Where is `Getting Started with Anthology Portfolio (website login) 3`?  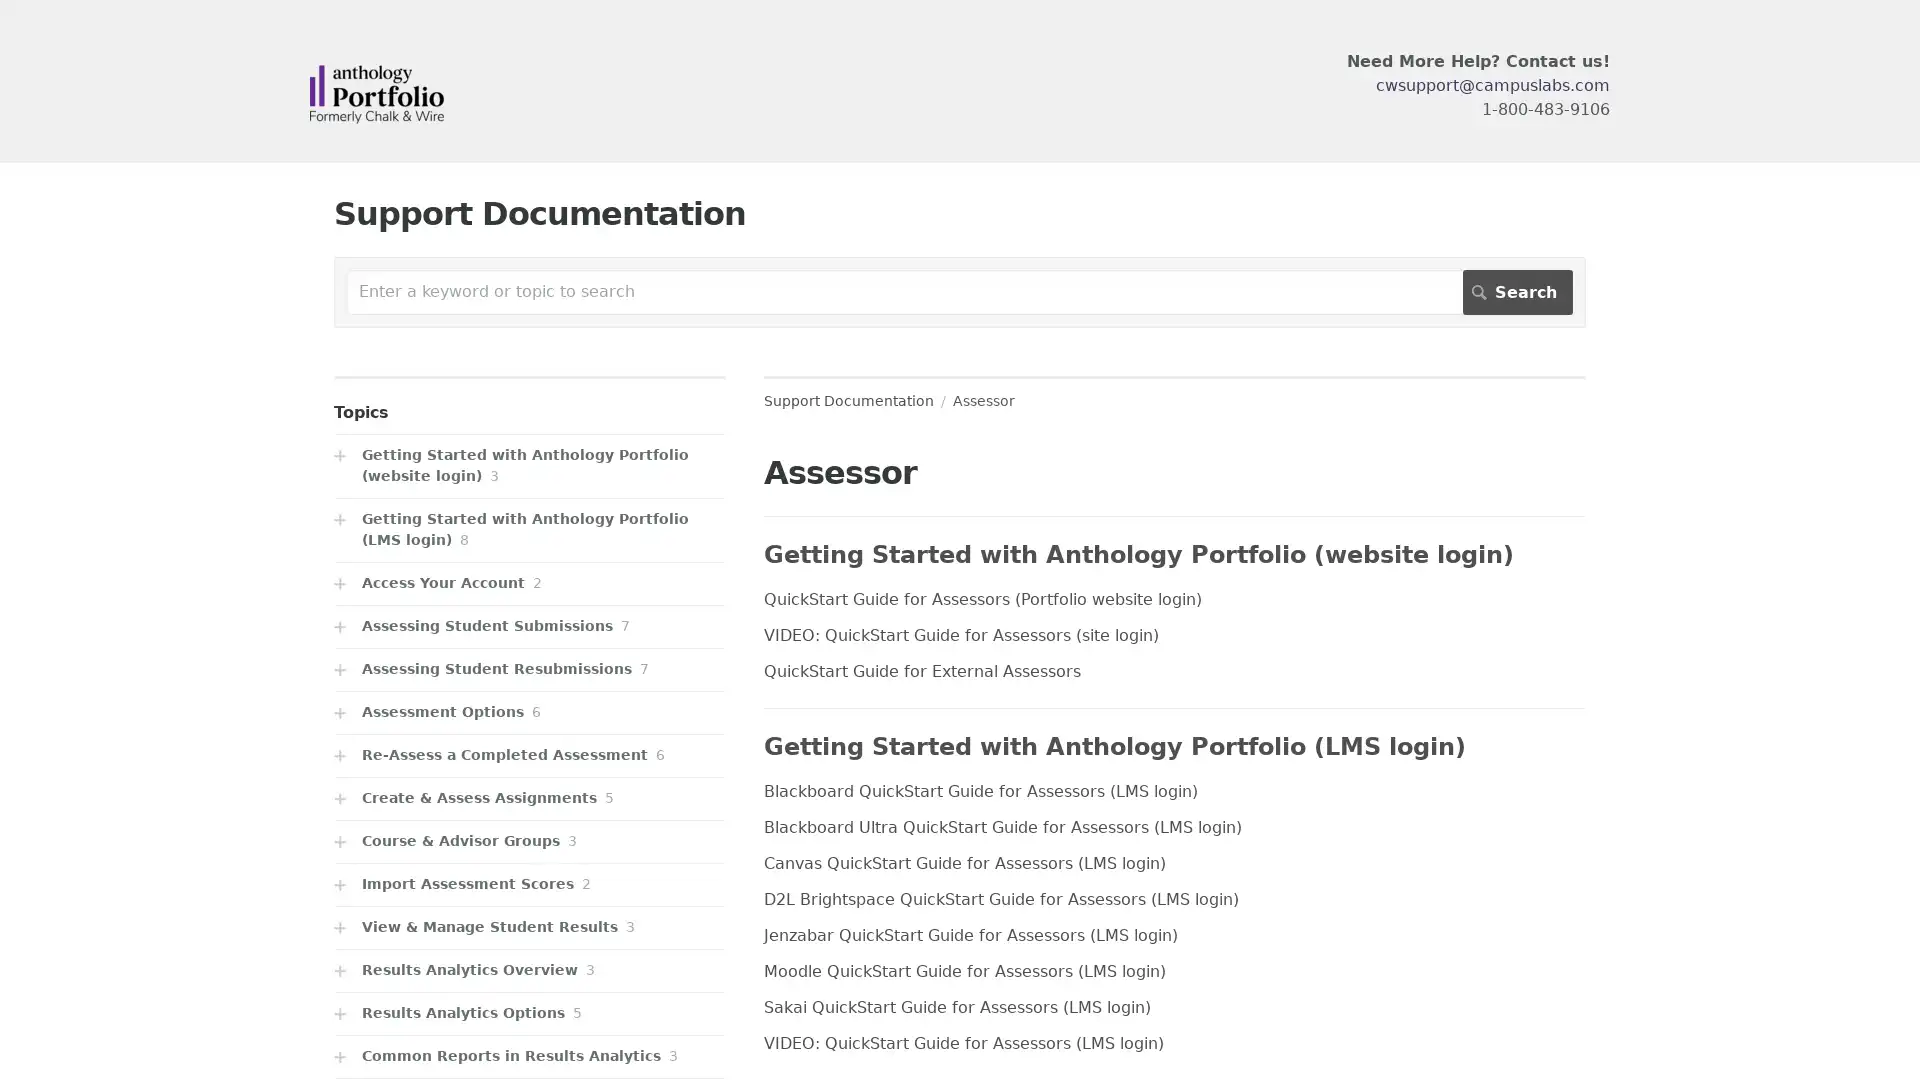 Getting Started with Anthology Portfolio (website login) 3 is located at coordinates (529, 466).